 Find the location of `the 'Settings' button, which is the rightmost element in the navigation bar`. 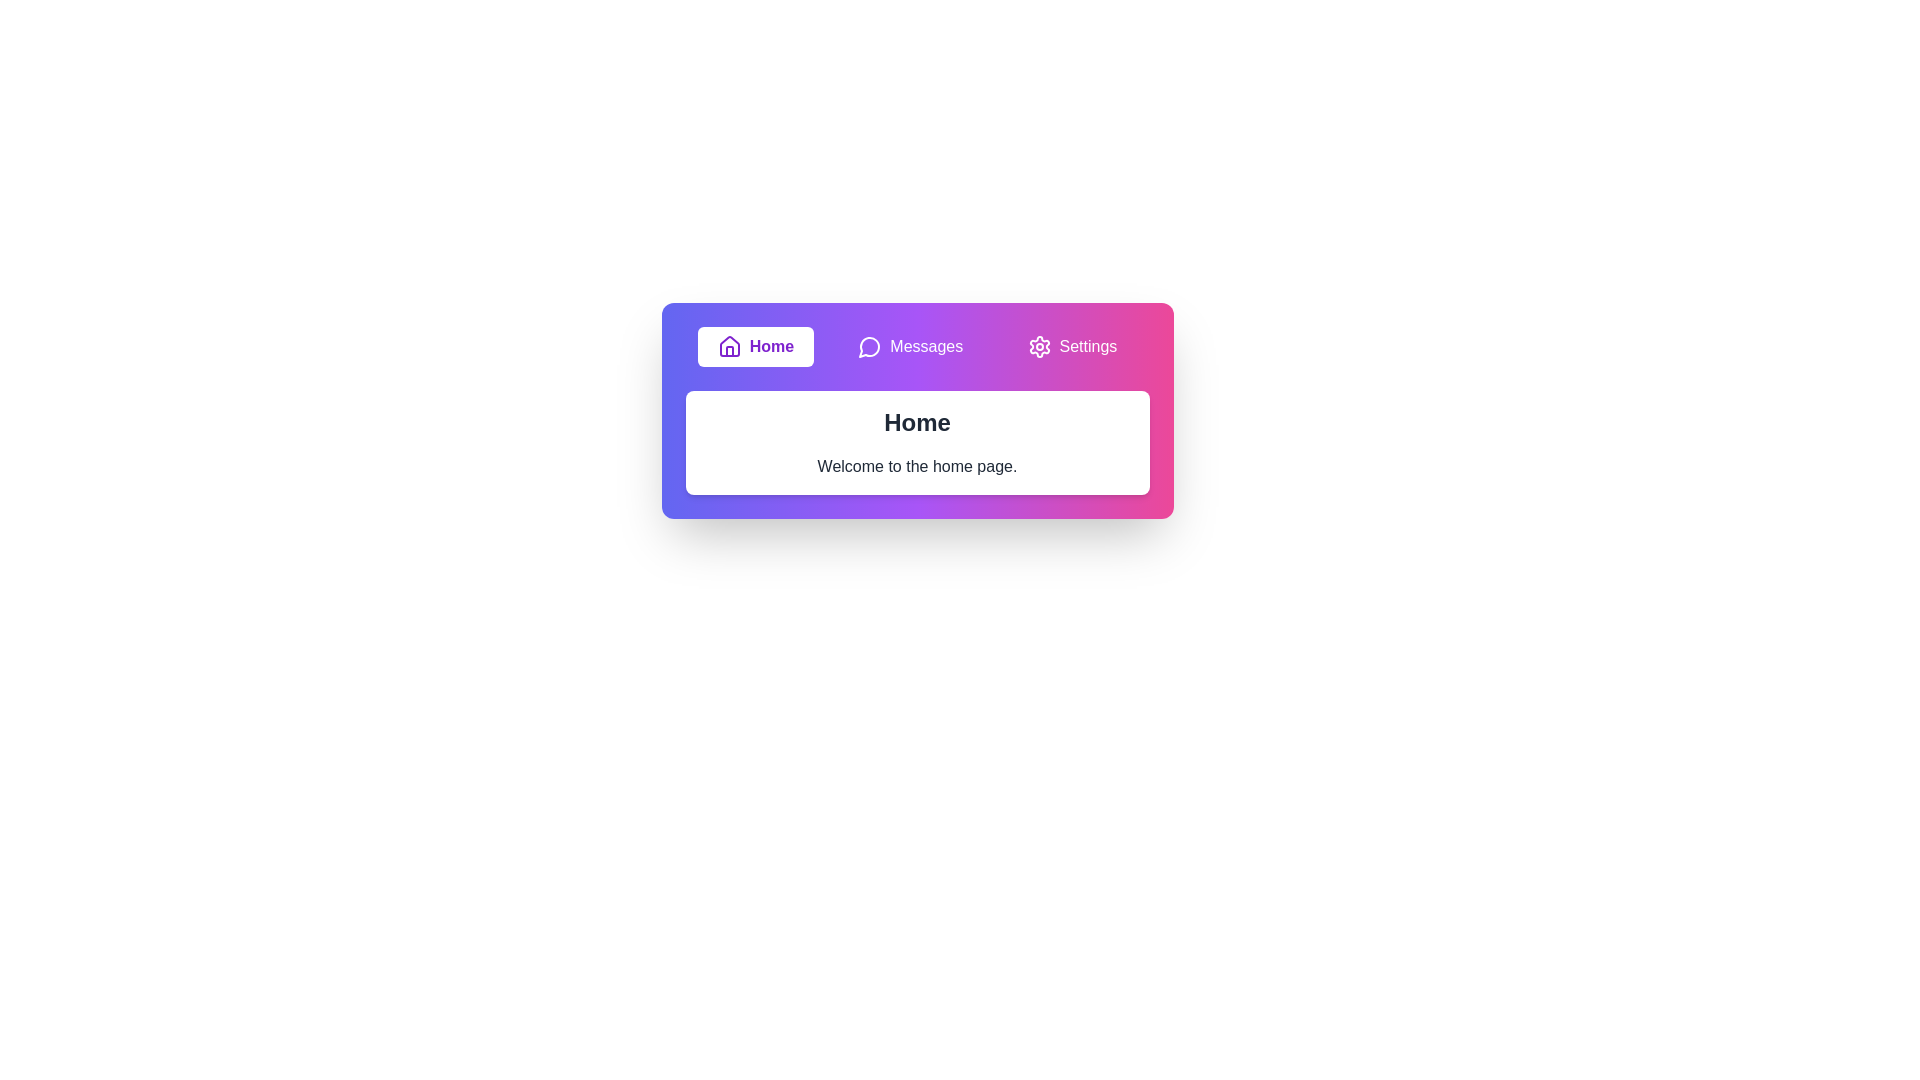

the 'Settings' button, which is the rightmost element in the navigation bar is located at coordinates (1087, 346).